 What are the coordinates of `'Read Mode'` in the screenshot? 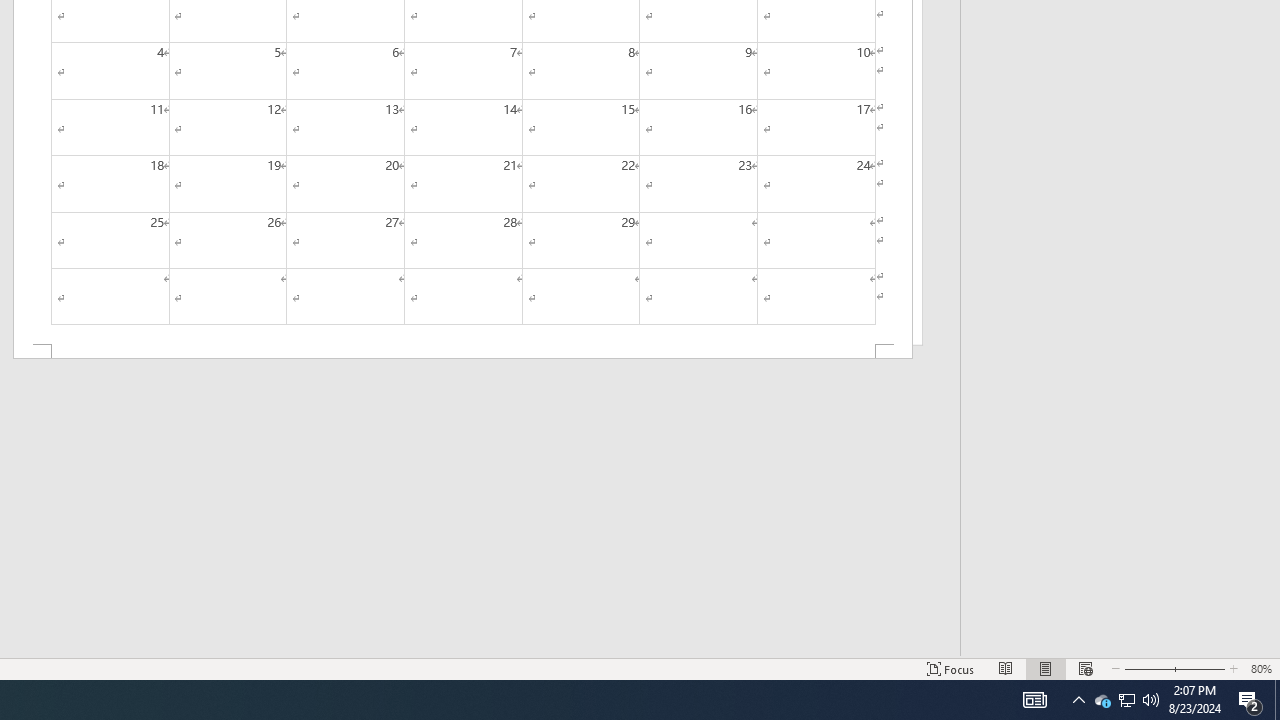 It's located at (1006, 669).